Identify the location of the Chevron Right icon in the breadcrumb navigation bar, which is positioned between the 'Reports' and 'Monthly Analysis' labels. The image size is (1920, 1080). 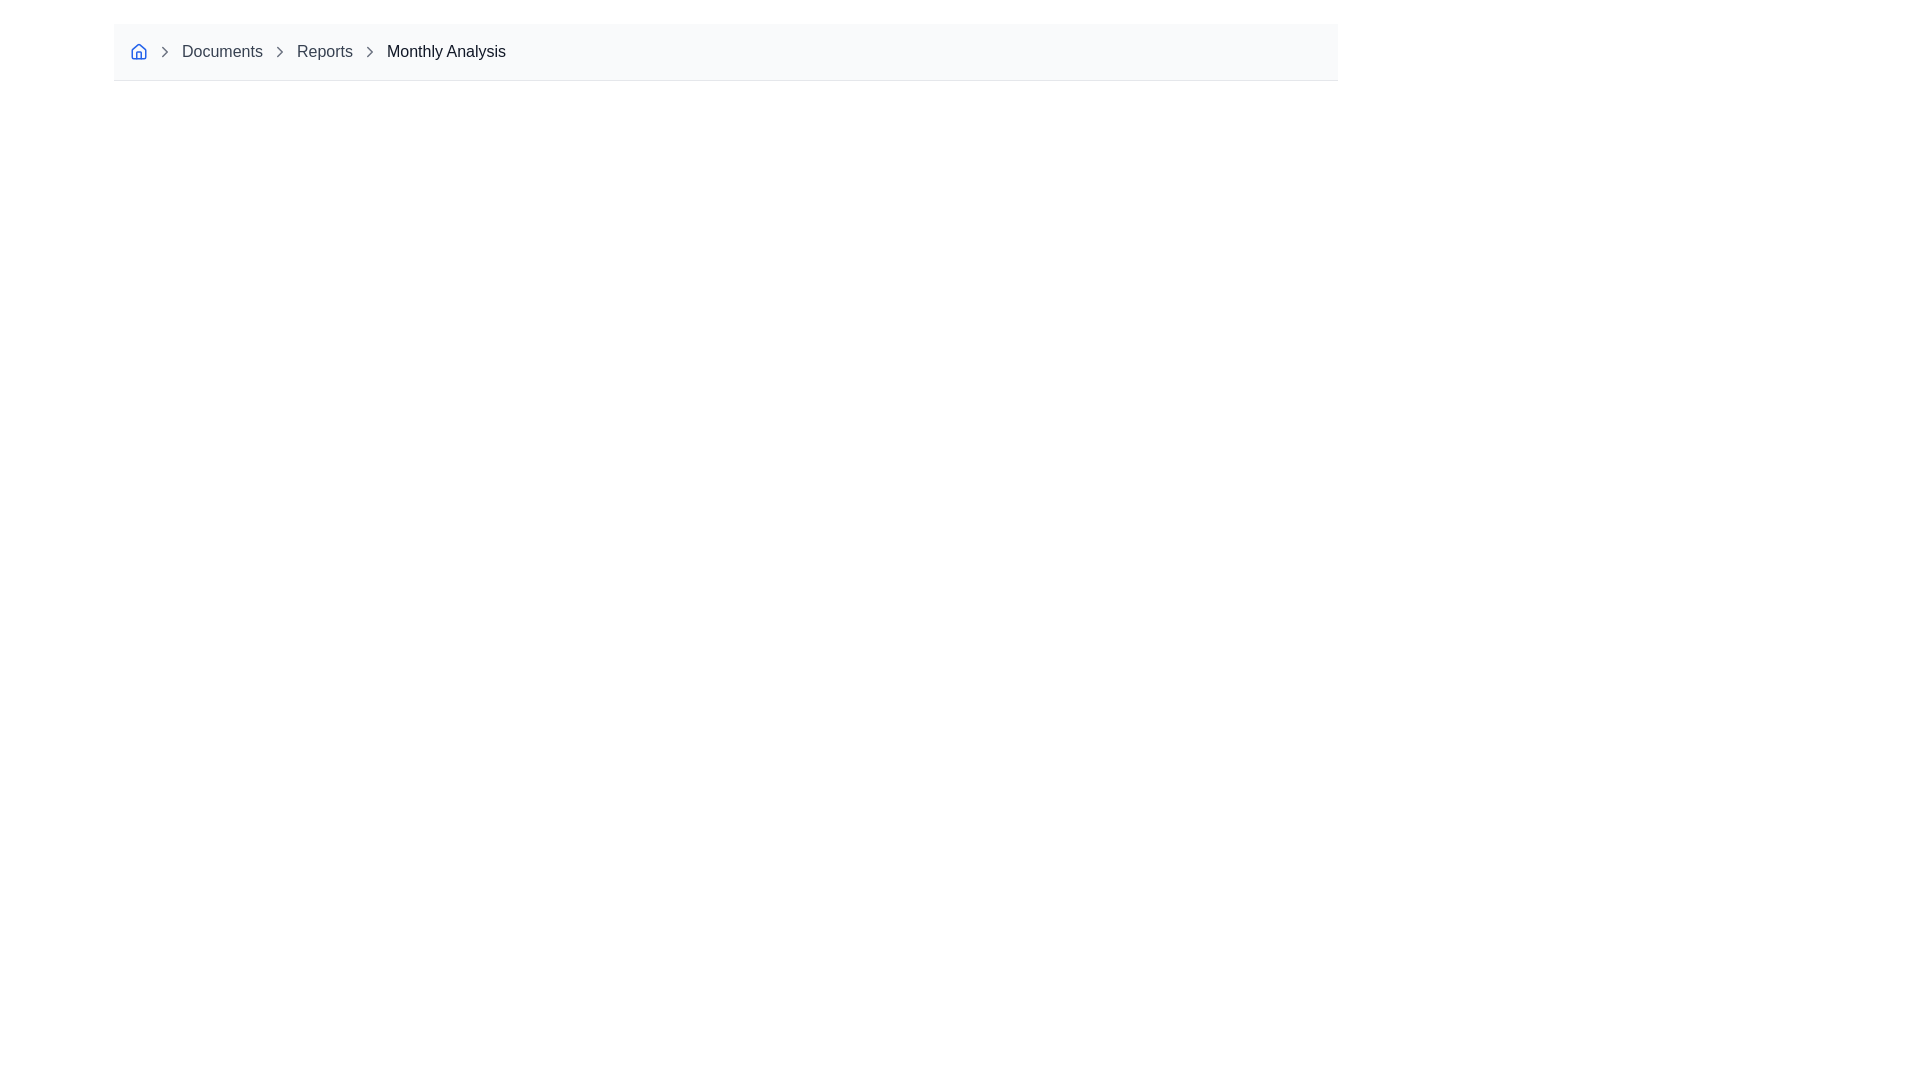
(278, 50).